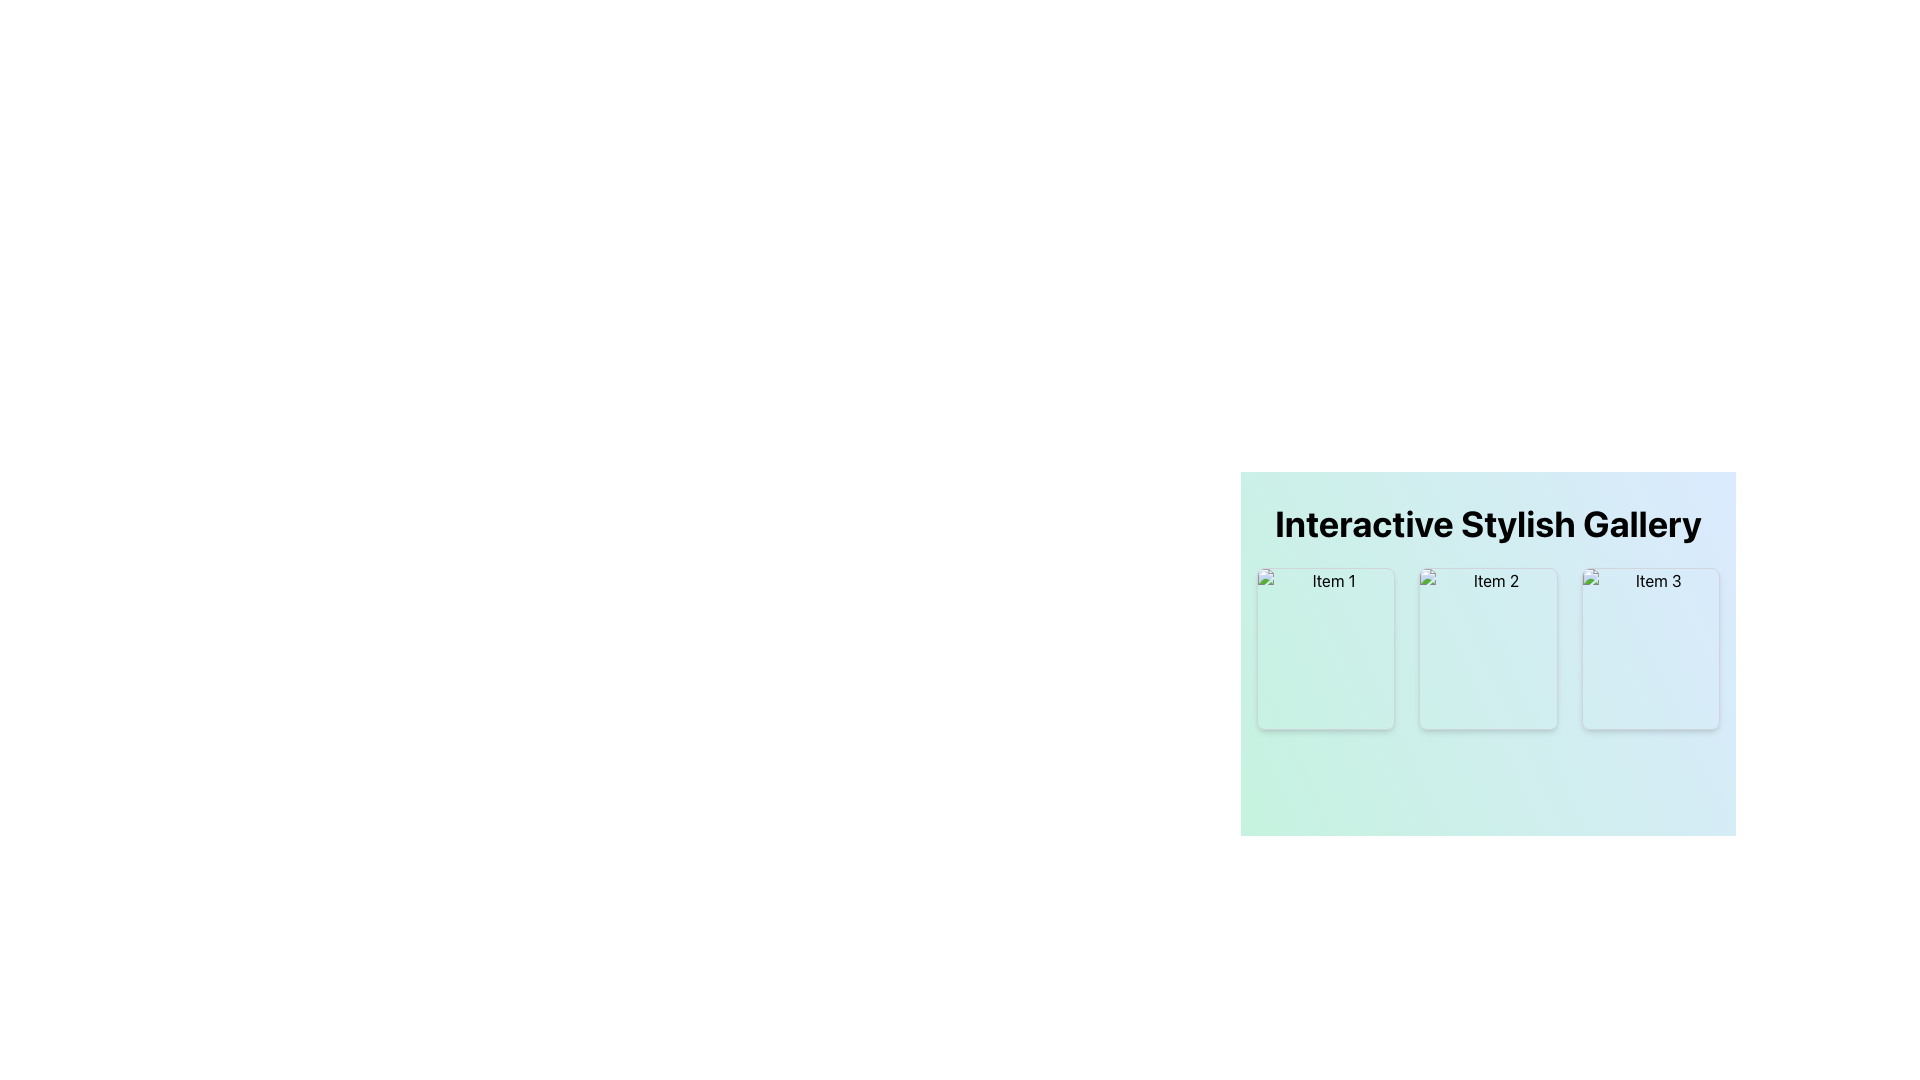  I want to click on the bold title 'Interactive Stylish Gallery' displayed prominently at the top of the page, so click(1488, 523).